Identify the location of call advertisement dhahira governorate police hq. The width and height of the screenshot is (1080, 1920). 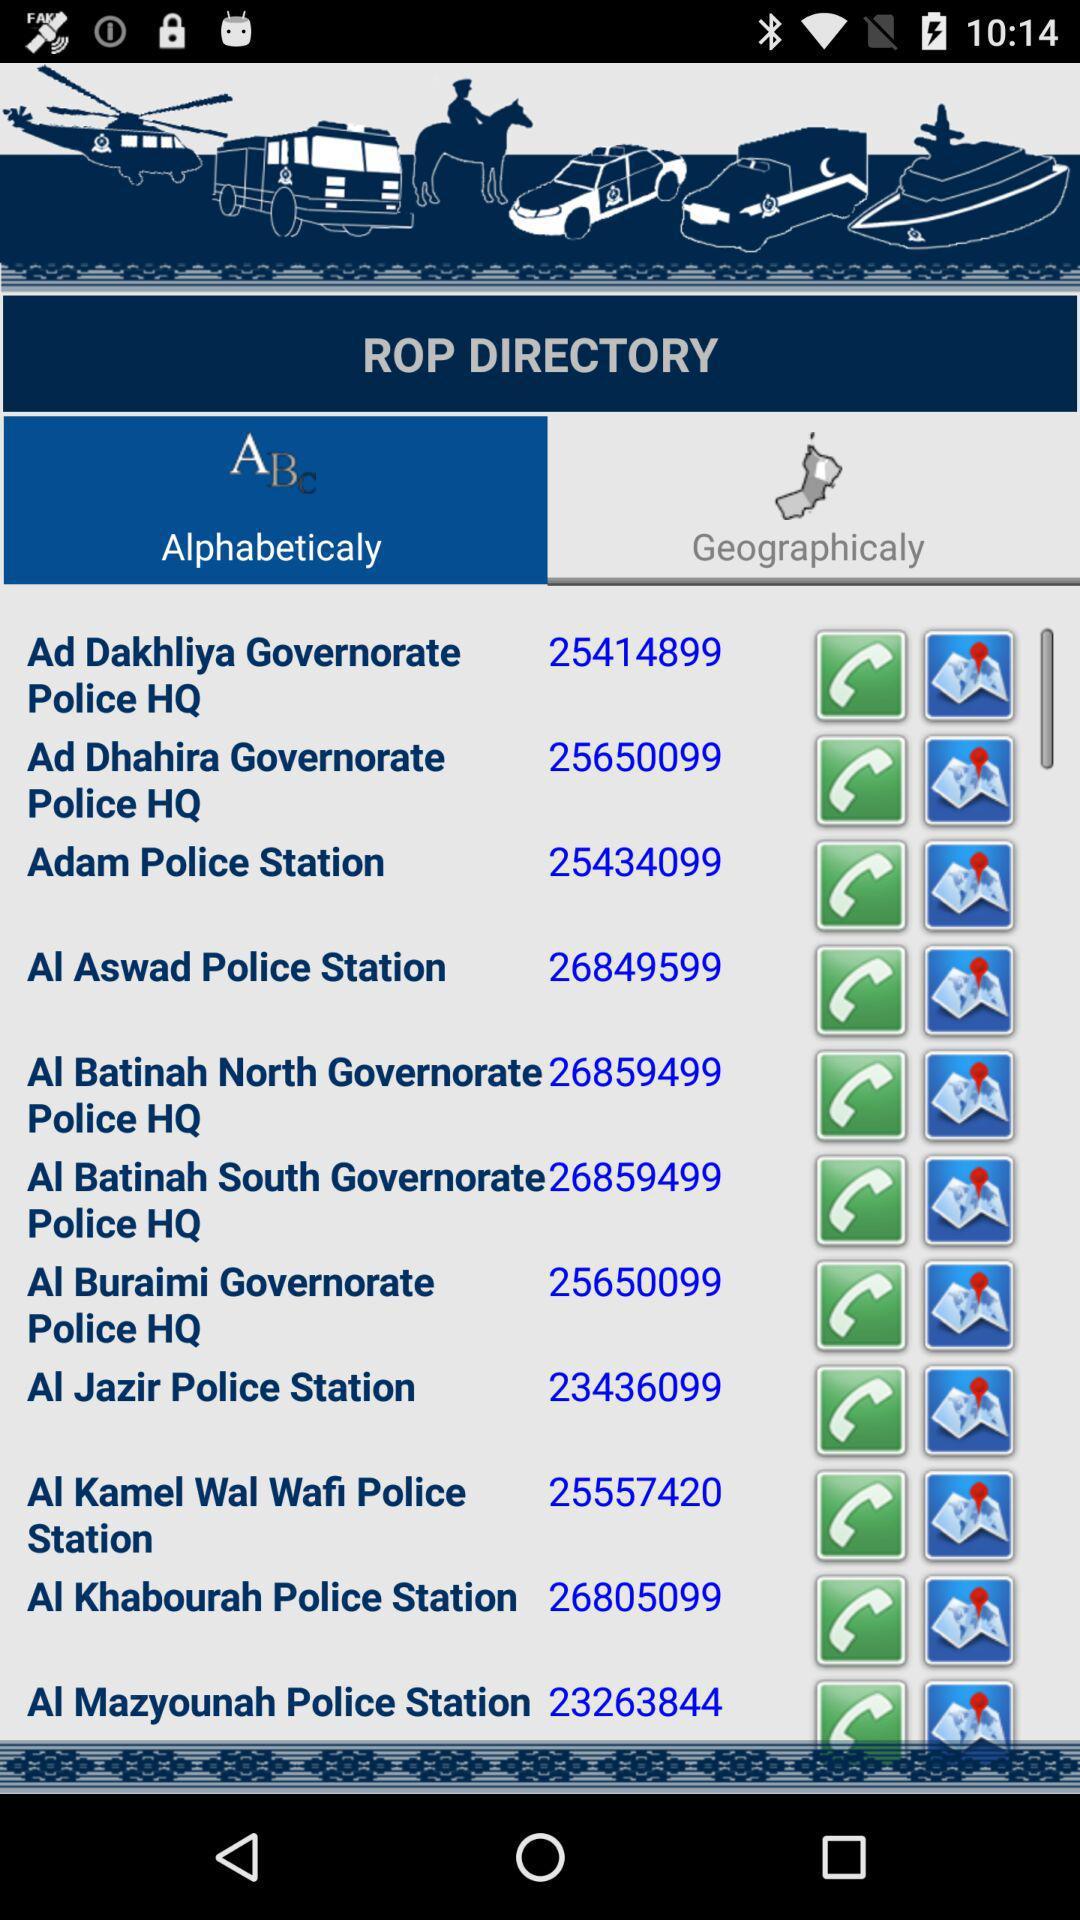
(859, 780).